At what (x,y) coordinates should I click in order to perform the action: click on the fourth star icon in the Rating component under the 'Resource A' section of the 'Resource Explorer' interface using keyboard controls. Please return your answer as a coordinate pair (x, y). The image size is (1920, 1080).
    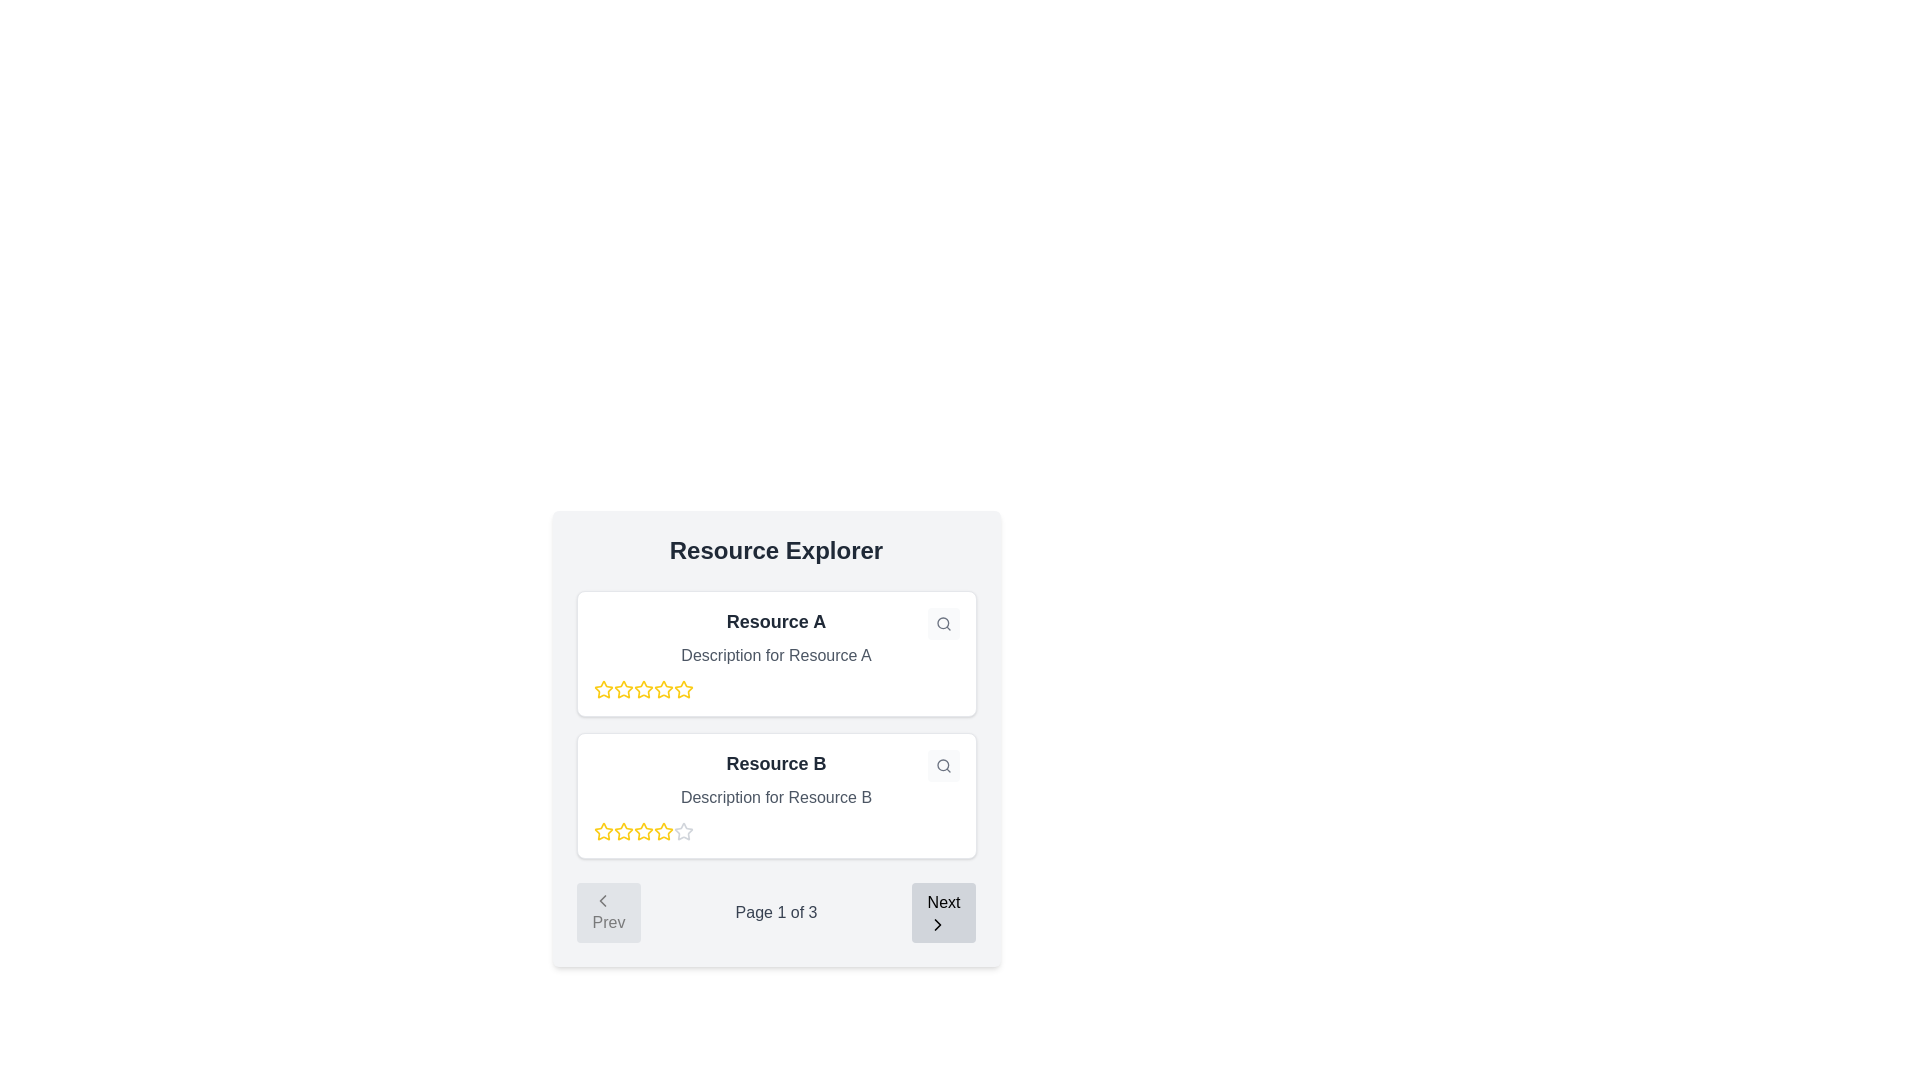
    Looking at the image, I should click on (643, 689).